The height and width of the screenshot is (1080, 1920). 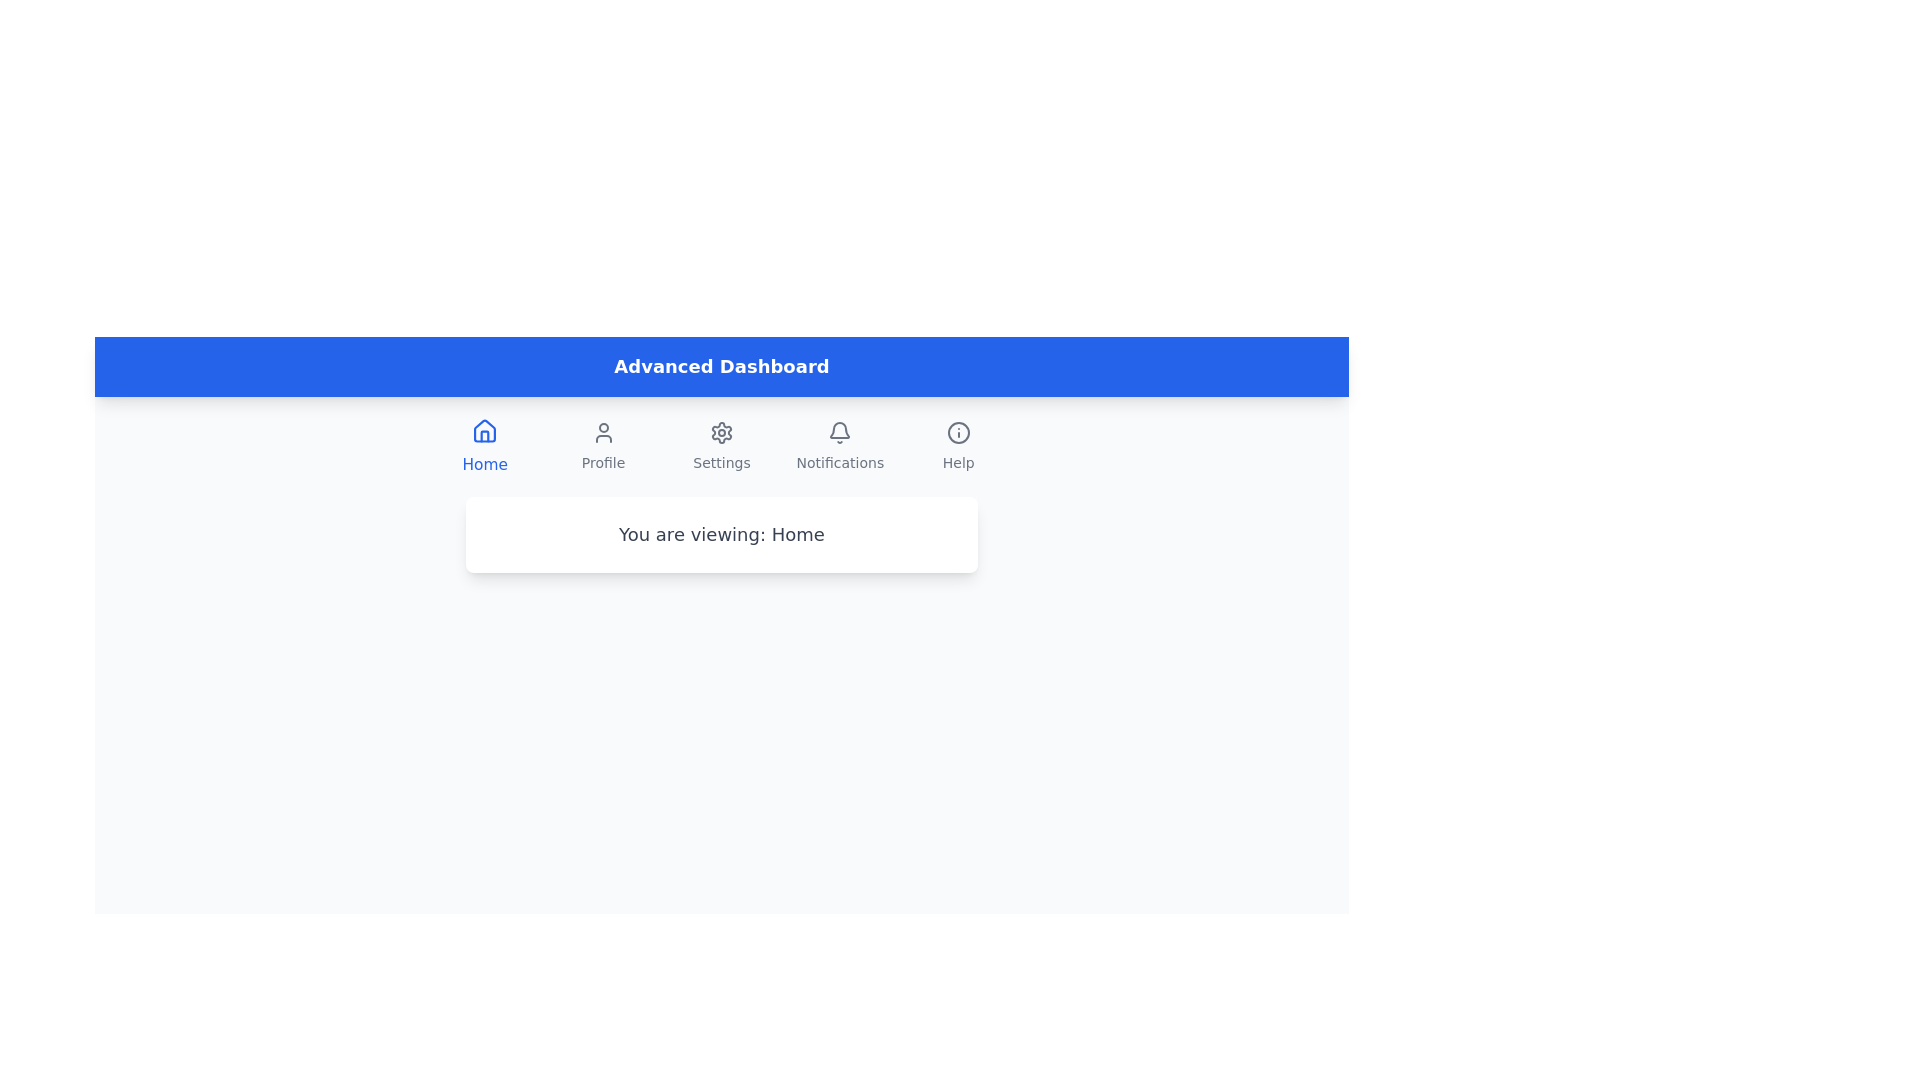 I want to click on the notifications button, which is the fourth item in a five-column grid layout, so click(x=840, y=446).